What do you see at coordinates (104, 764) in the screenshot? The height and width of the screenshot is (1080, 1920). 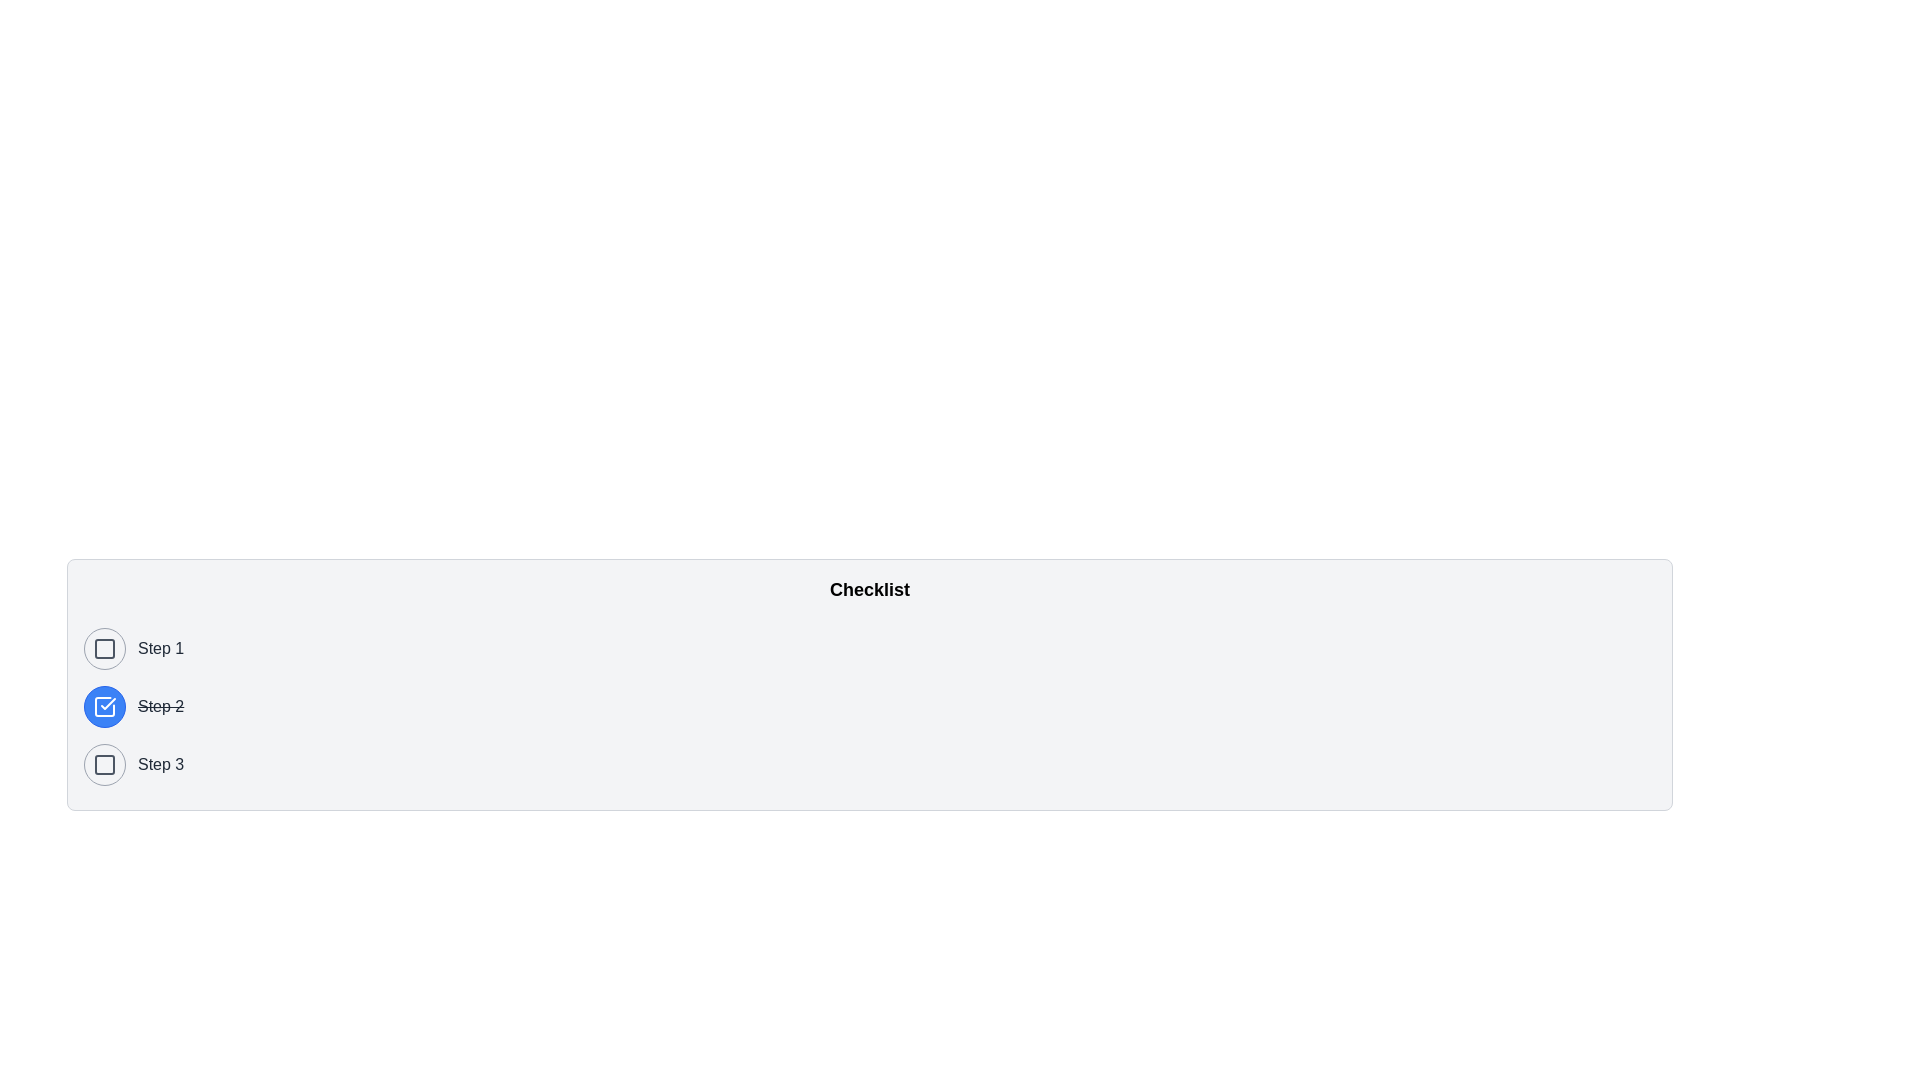 I see `the circular button representing 'Step 3' to interact with the keyboard` at bounding box center [104, 764].